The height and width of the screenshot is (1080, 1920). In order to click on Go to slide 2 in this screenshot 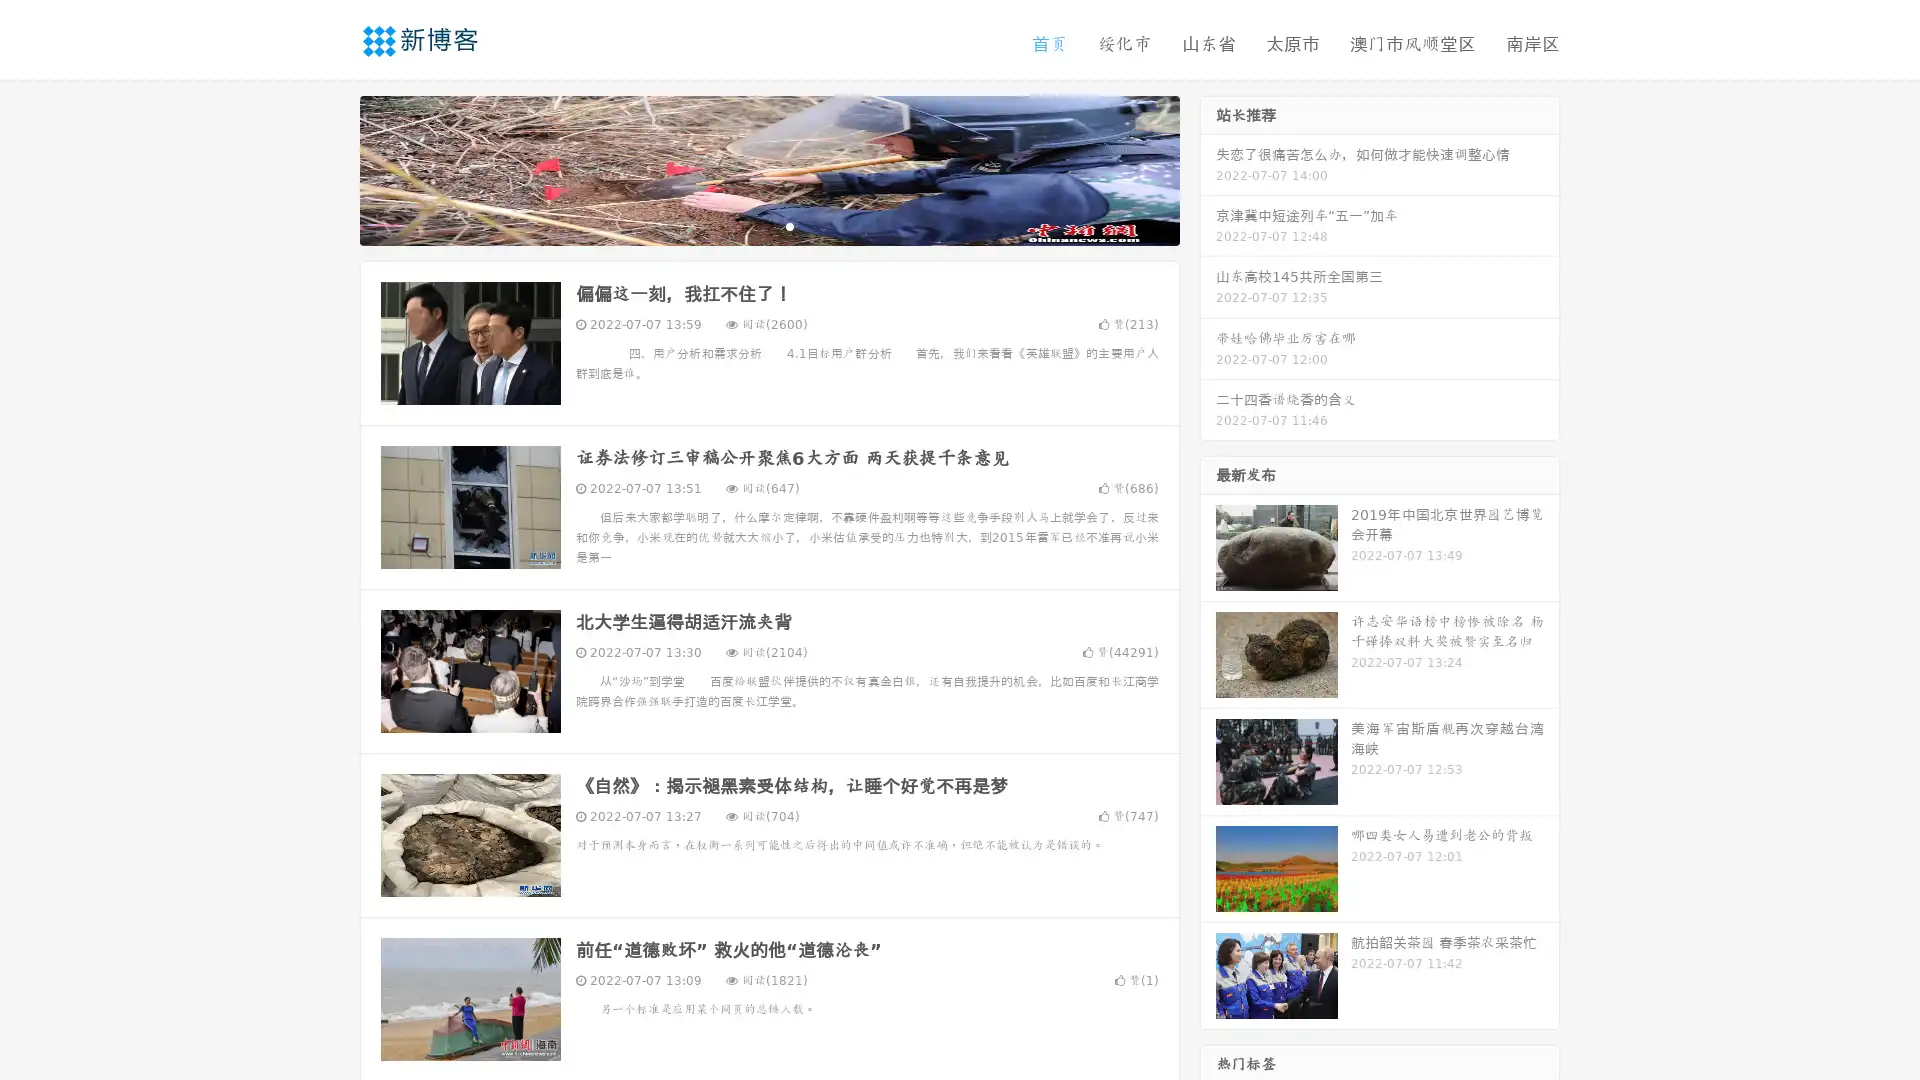, I will do `click(768, 225)`.